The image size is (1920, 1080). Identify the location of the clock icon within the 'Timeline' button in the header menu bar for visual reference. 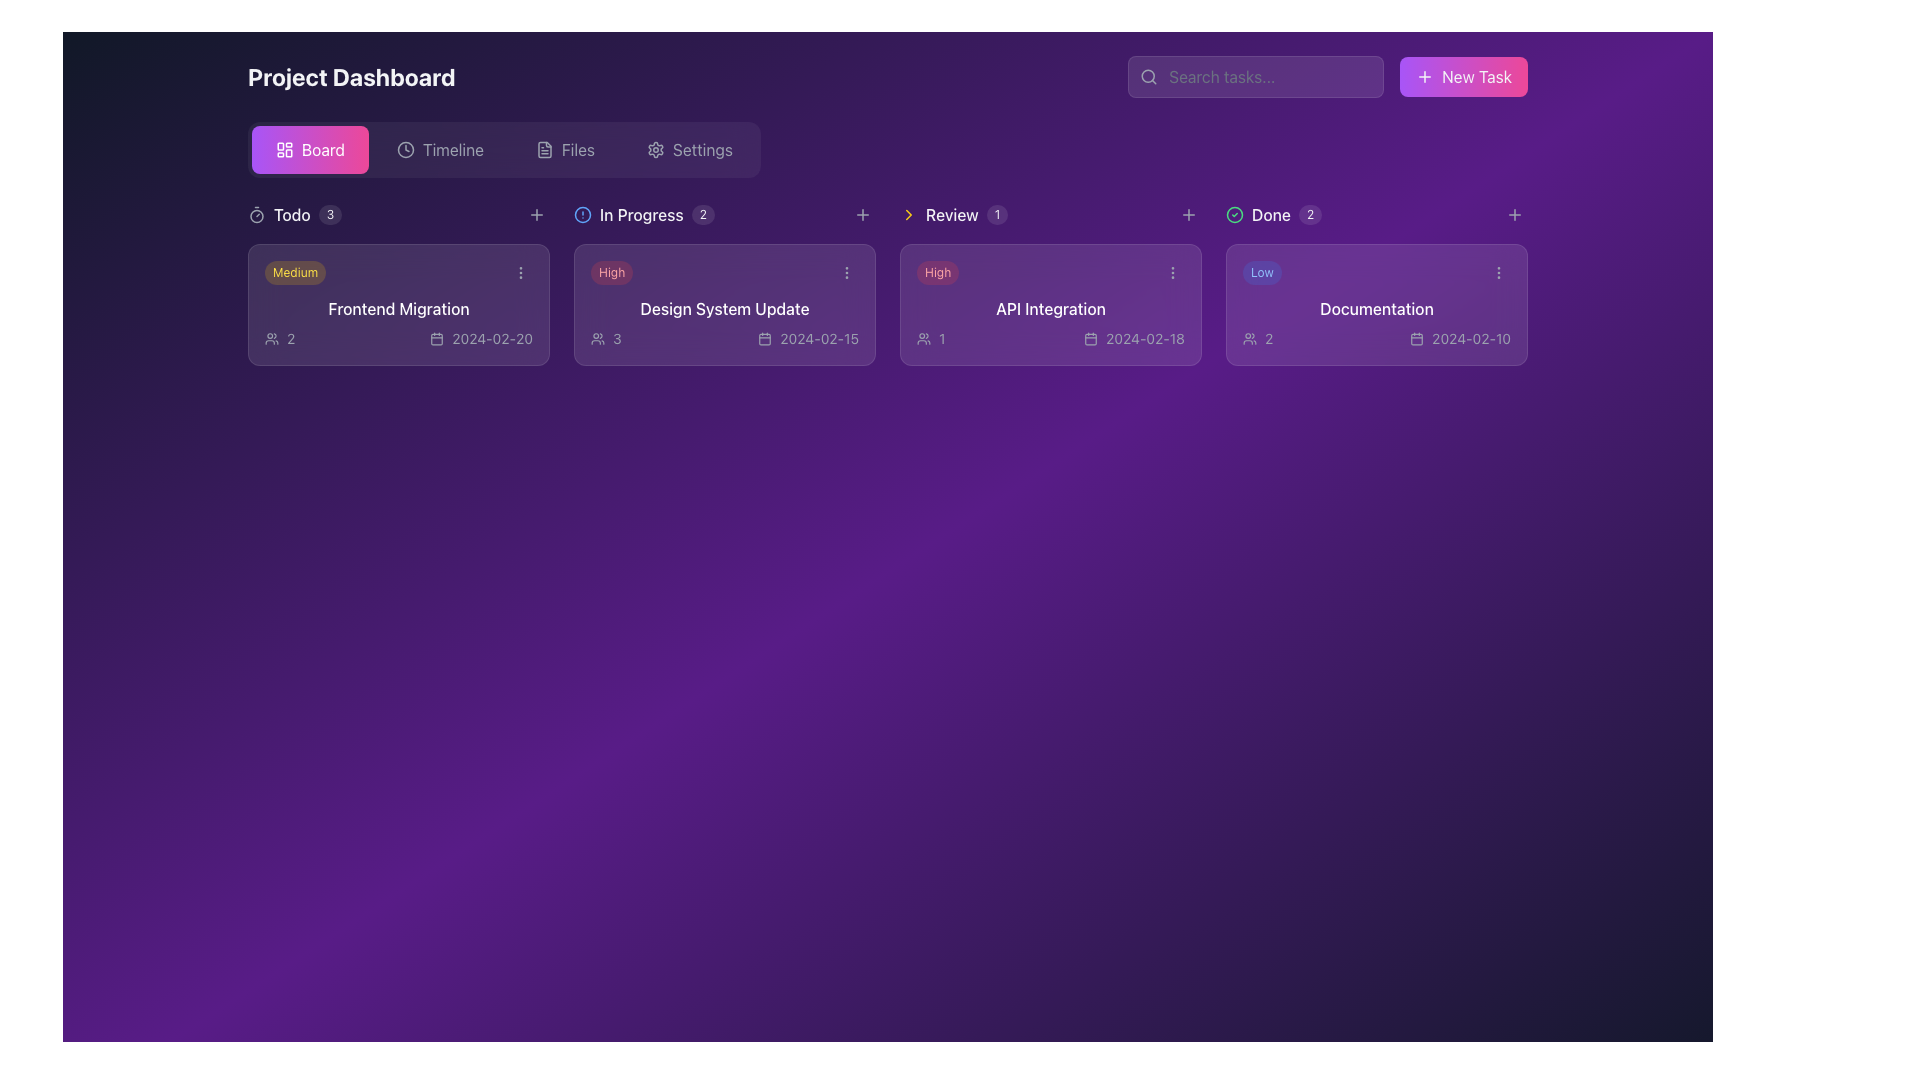
(404, 149).